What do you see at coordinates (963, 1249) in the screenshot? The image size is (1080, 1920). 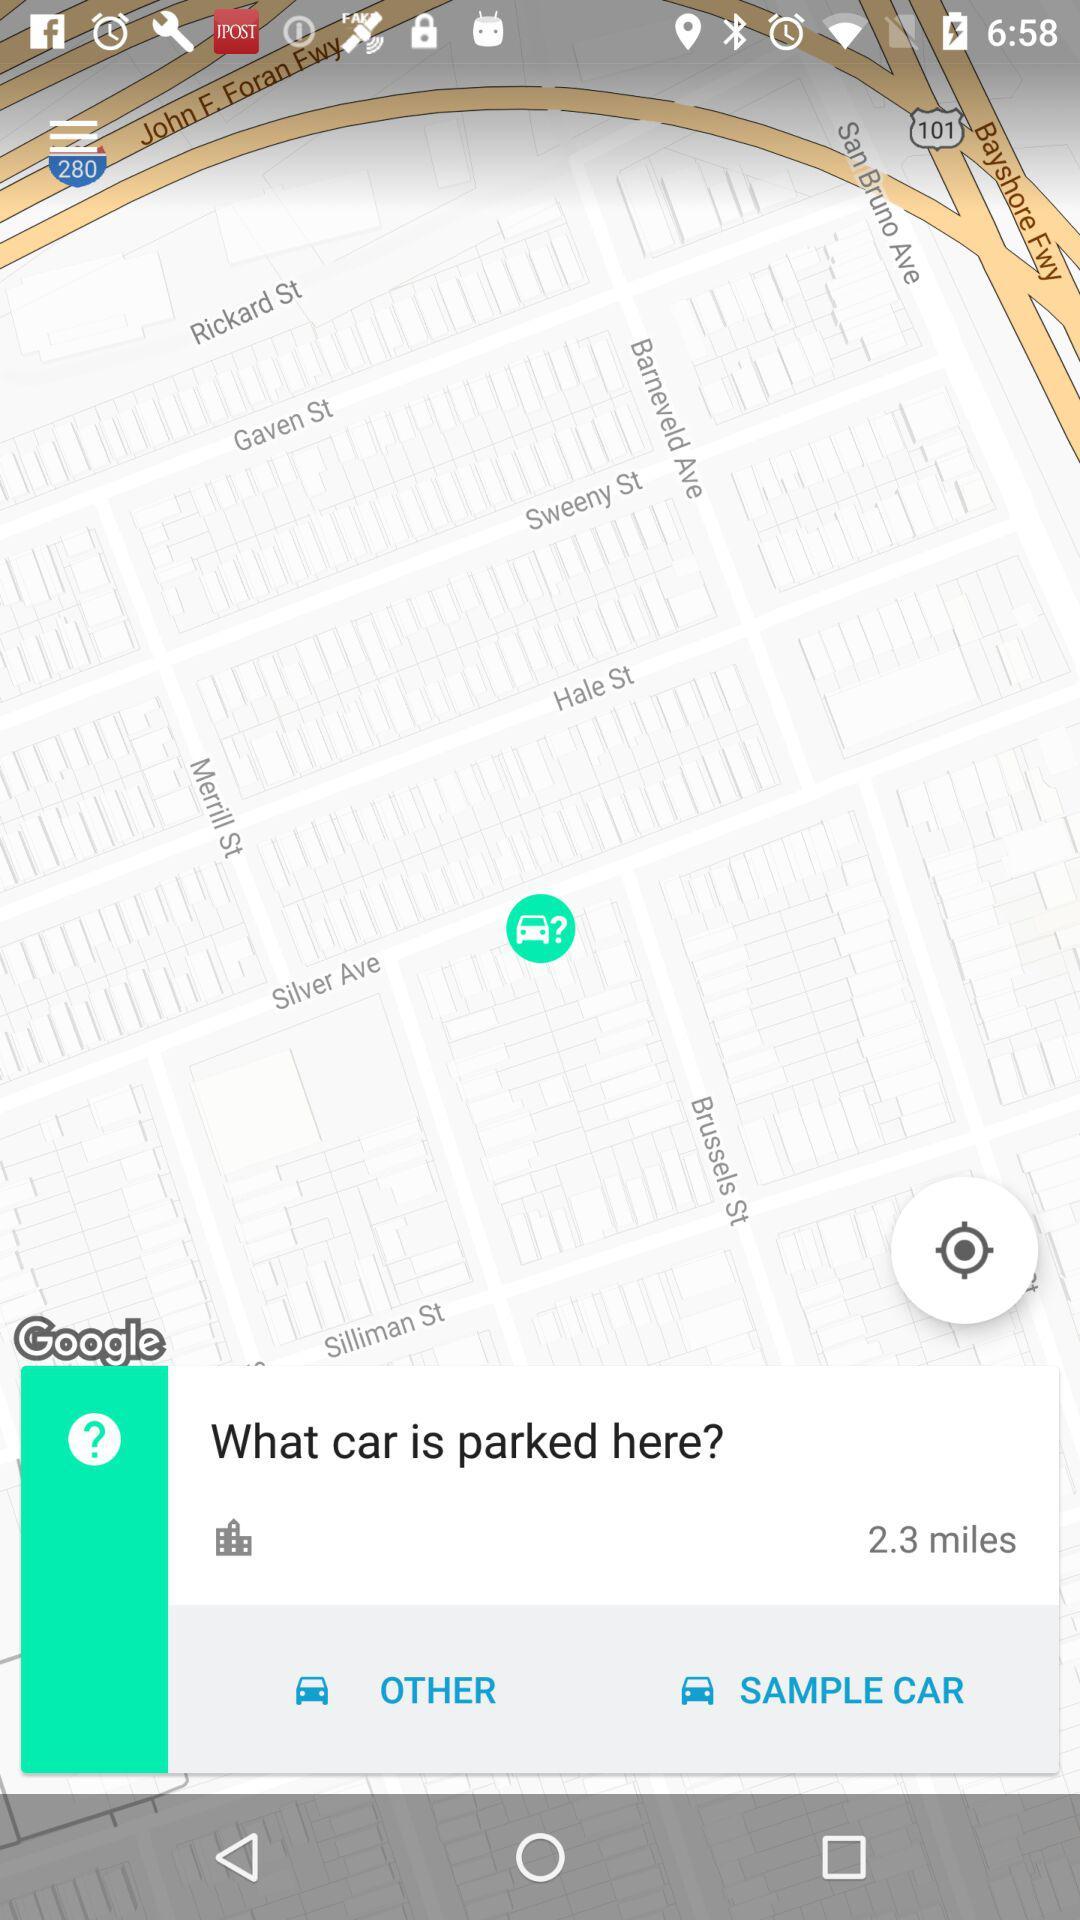 I see `to current gps location` at bounding box center [963, 1249].